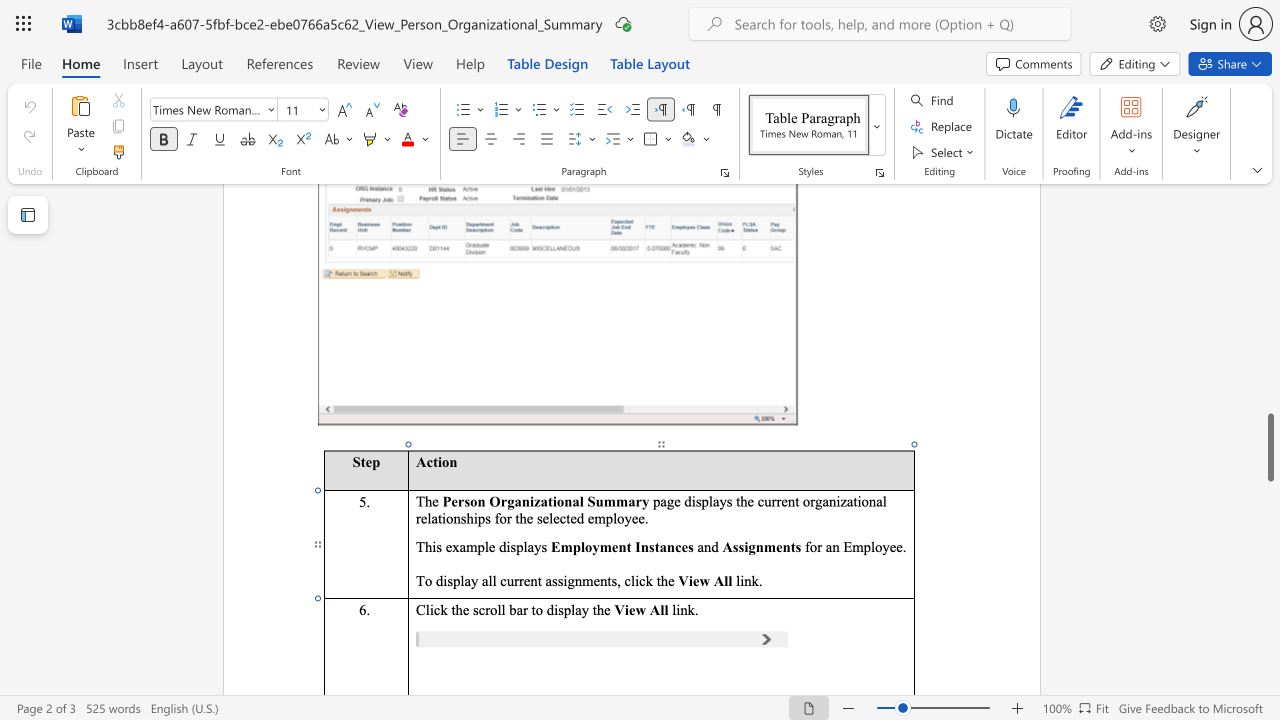 The height and width of the screenshot is (720, 1280). Describe the element at coordinates (436, 608) in the screenshot. I see `the 1th character "c" in the text` at that location.